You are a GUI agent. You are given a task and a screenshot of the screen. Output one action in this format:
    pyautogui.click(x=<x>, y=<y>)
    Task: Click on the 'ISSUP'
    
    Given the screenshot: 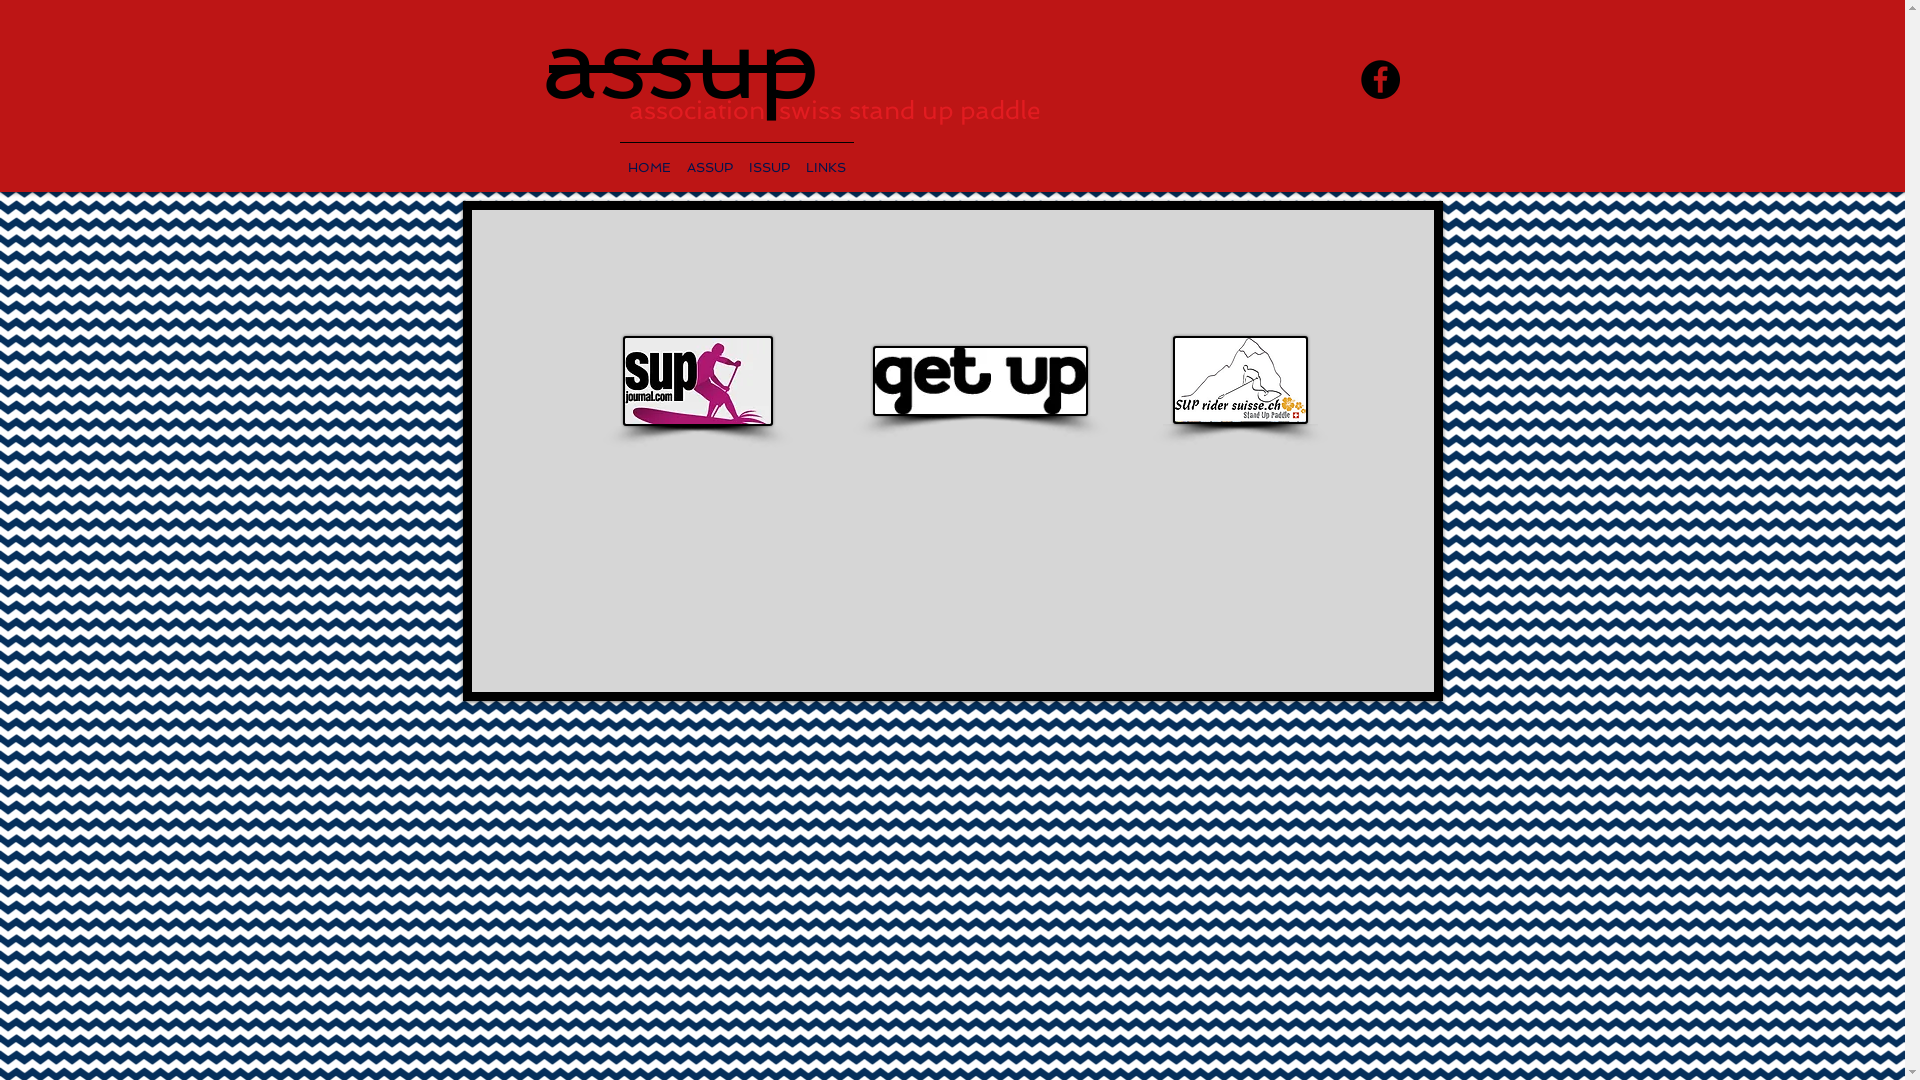 What is the action you would take?
    pyautogui.click(x=767, y=157)
    